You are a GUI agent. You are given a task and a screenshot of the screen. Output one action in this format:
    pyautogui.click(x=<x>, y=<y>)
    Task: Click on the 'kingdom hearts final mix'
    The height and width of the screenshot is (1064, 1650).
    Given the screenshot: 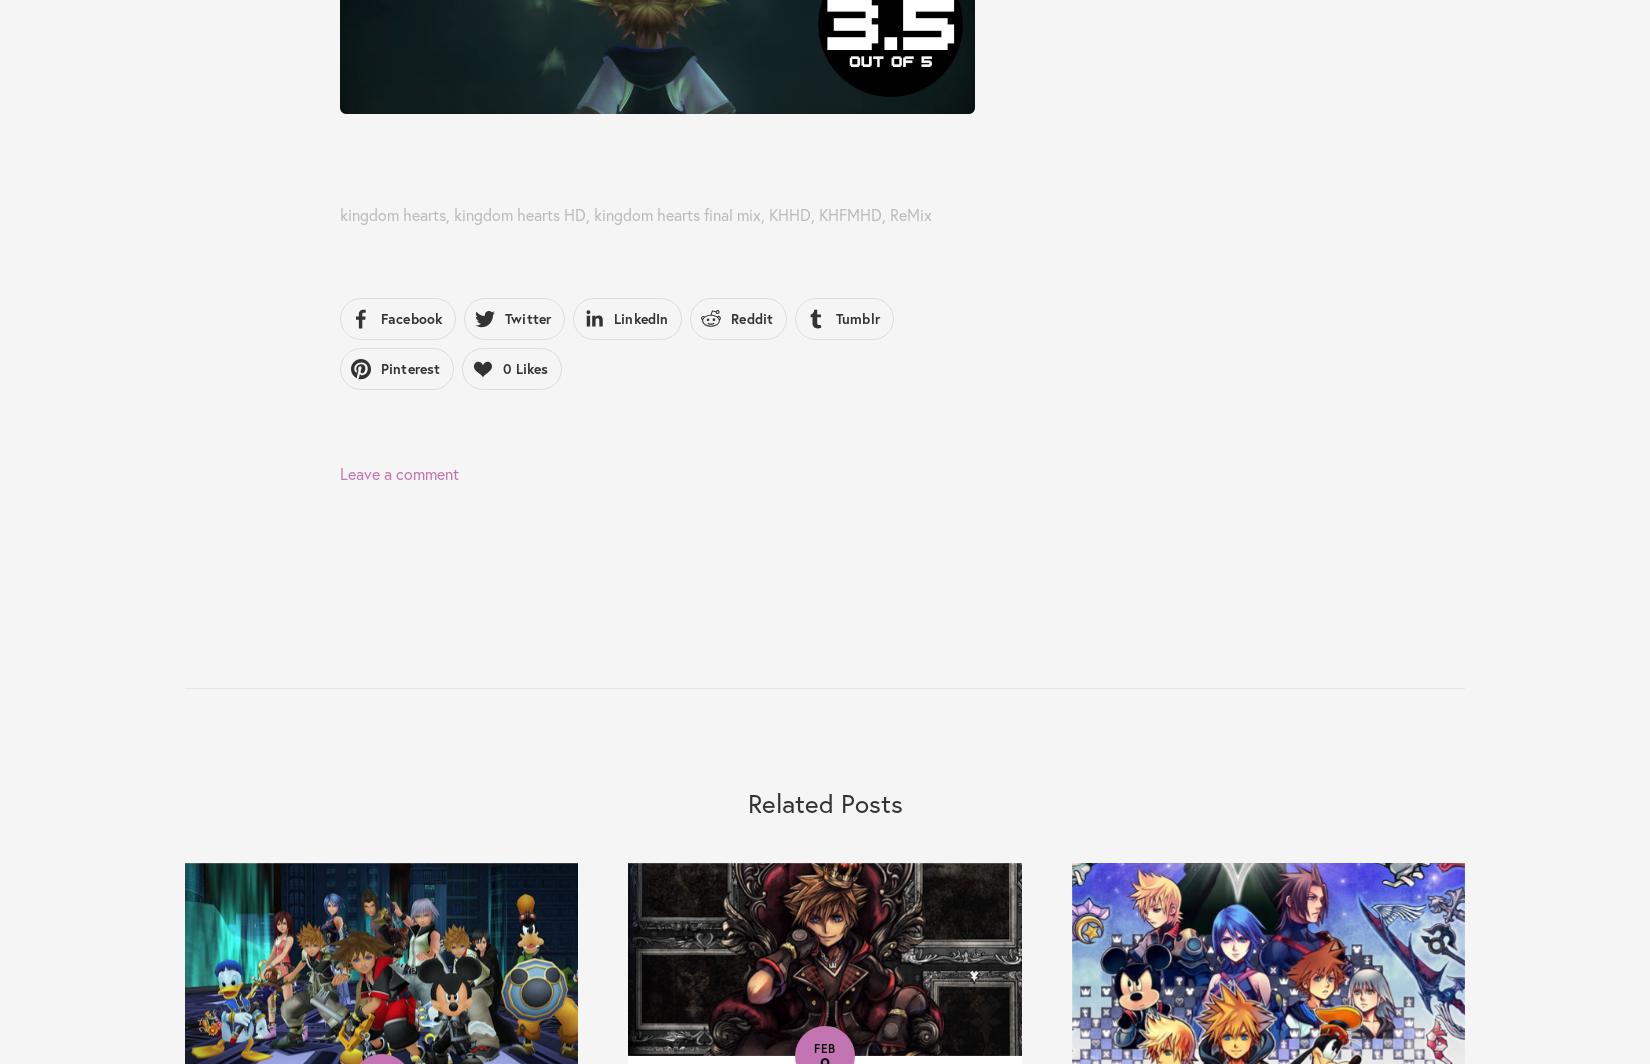 What is the action you would take?
    pyautogui.click(x=676, y=214)
    